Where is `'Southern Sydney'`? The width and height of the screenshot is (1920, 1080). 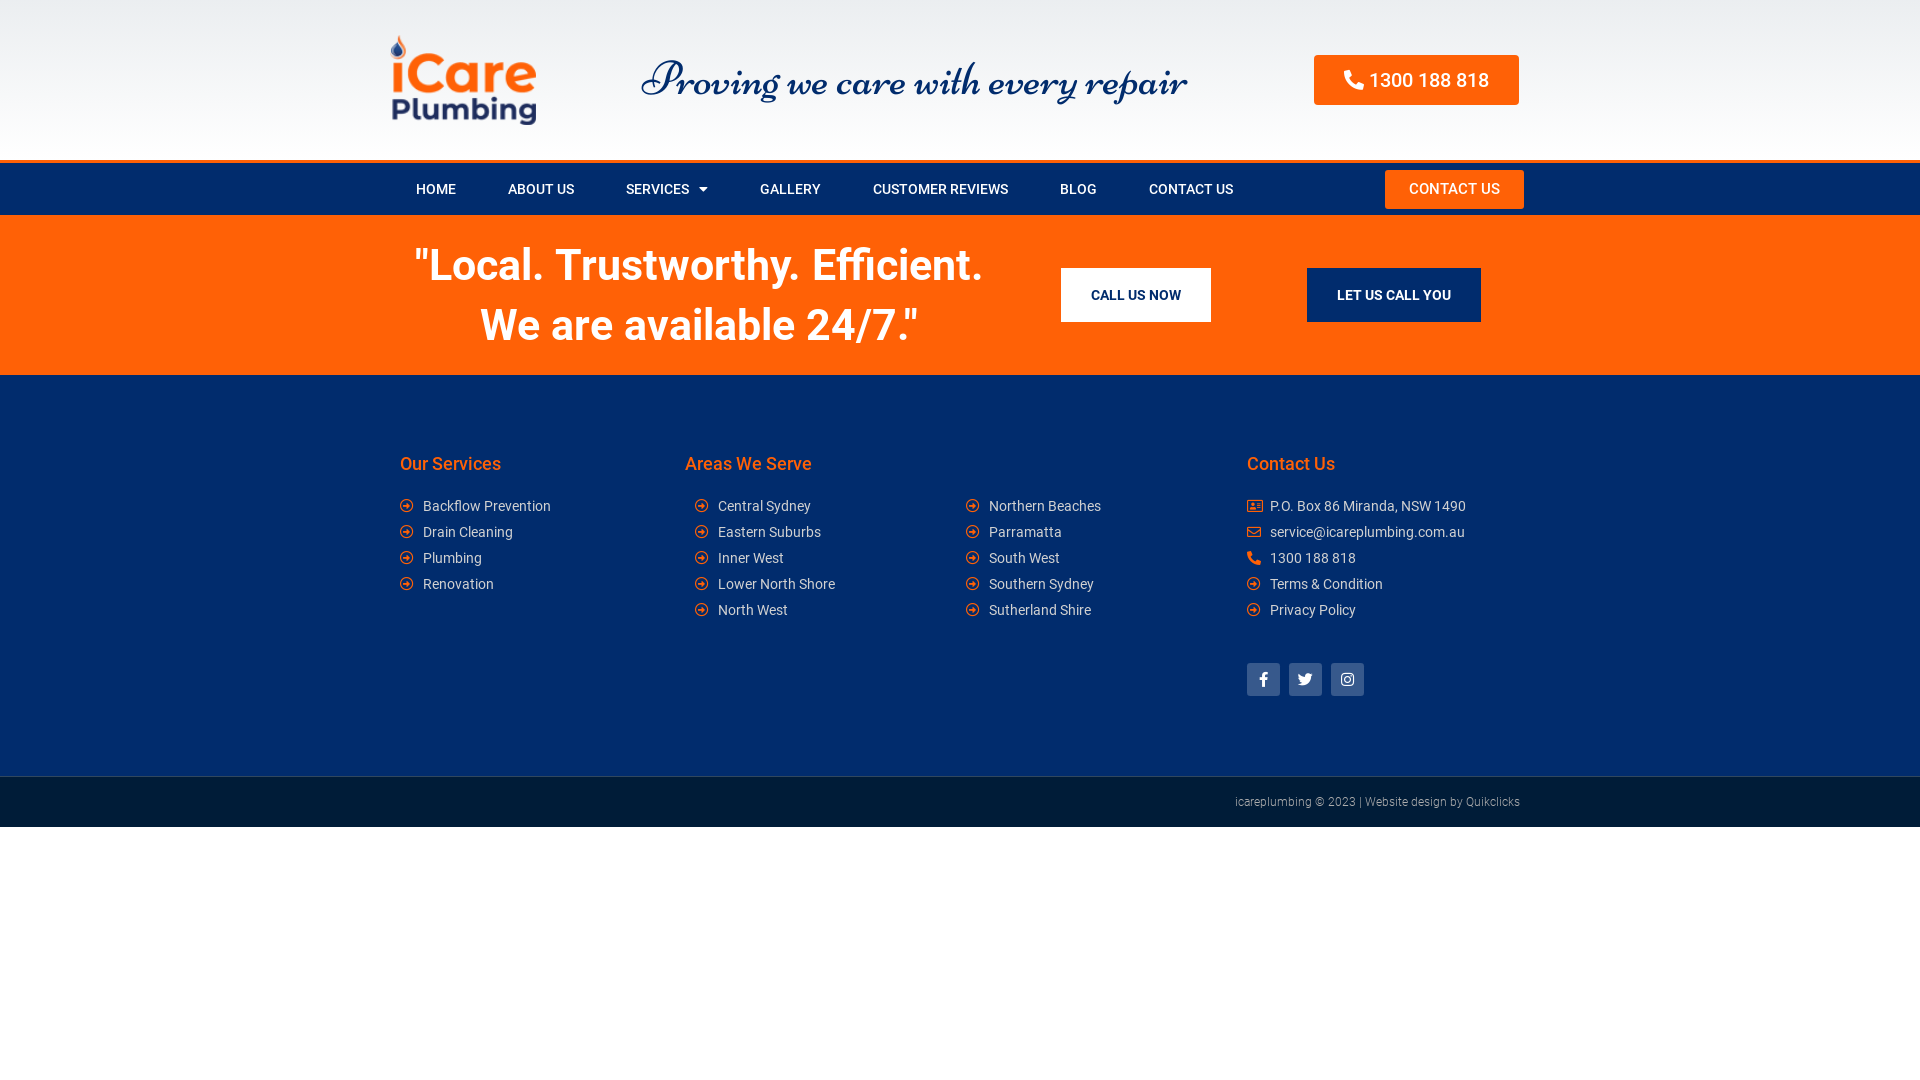 'Southern Sydney' is located at coordinates (965, 583).